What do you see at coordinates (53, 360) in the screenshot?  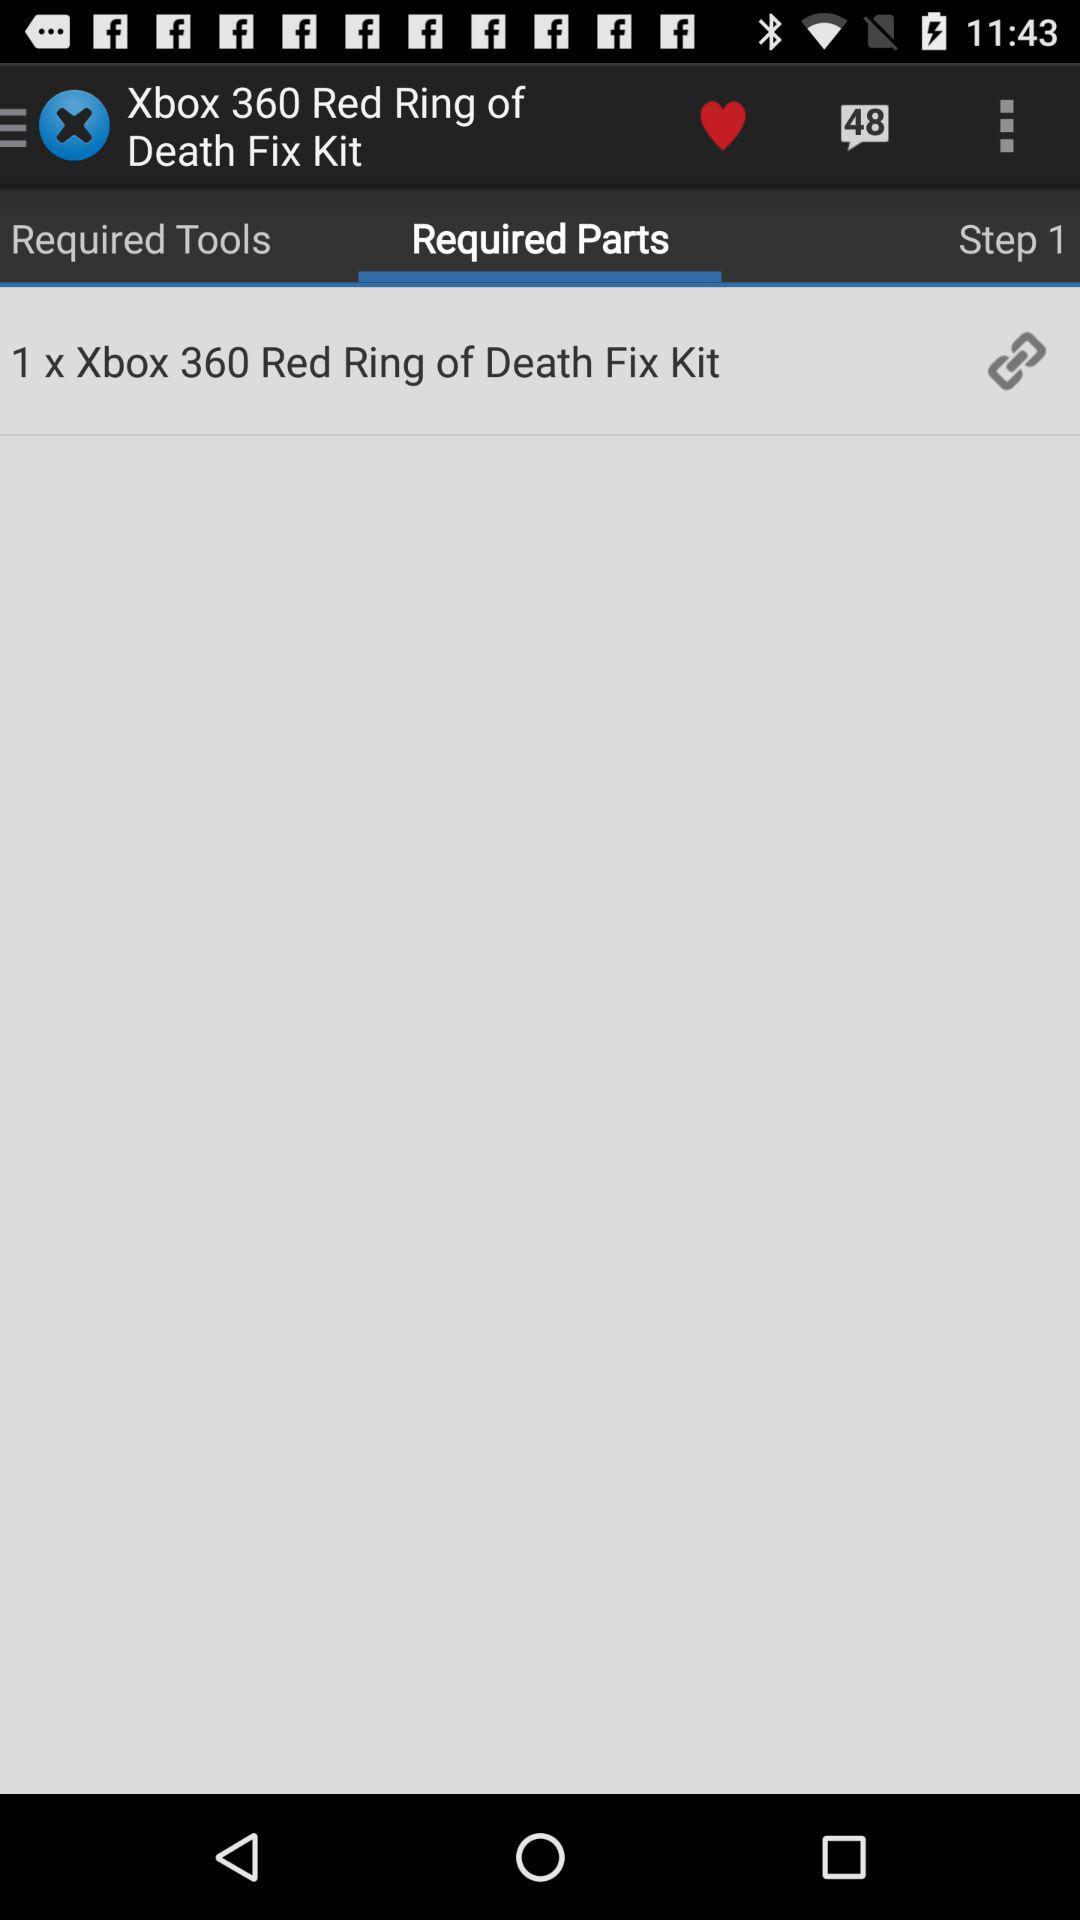 I see `icon next to 1 icon` at bounding box center [53, 360].